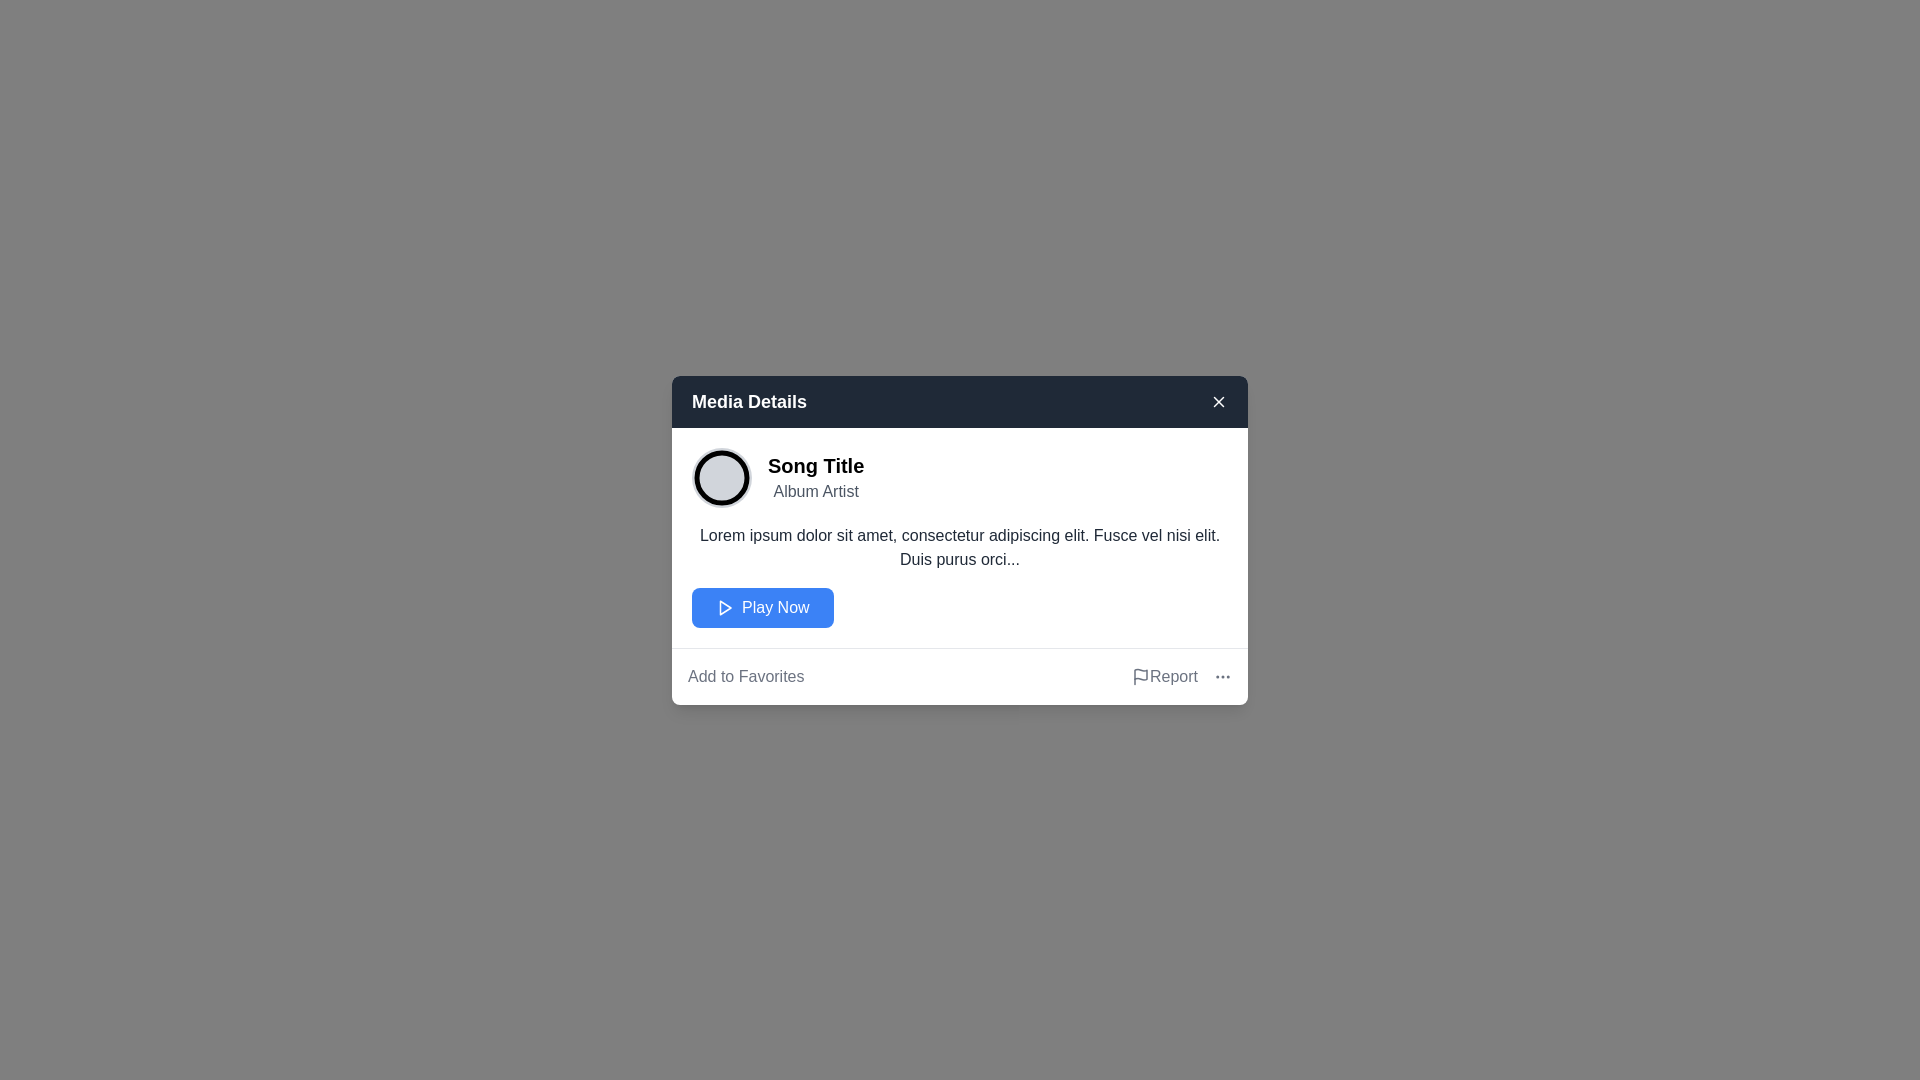 This screenshot has width=1920, height=1080. I want to click on information from the text block containing 'Lorem ipsum dolor sit amet, consectetur adipiscing elit. Fusce vel nisi elit. Duis purus orci...' which is centrally located beneath the song title and artist information, so click(960, 547).